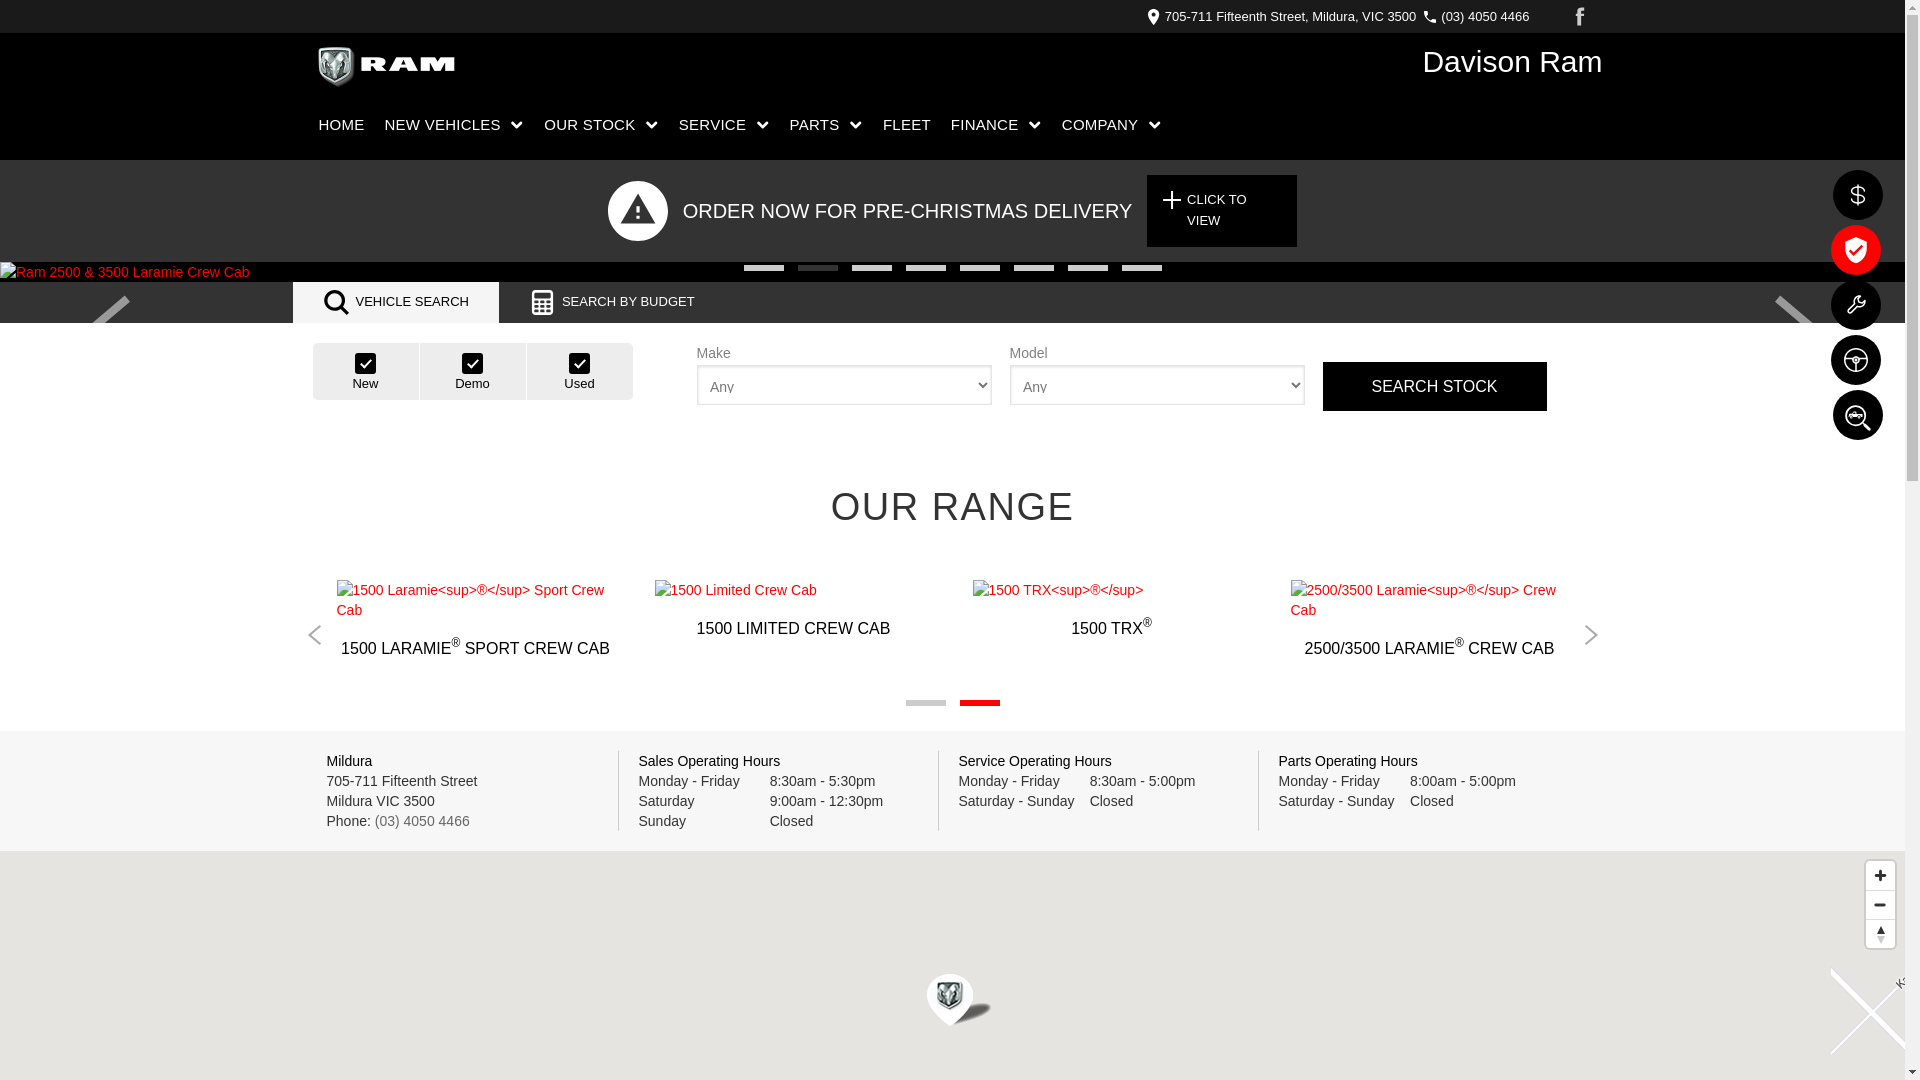 The height and width of the screenshot is (1080, 1920). What do you see at coordinates (421, 821) in the screenshot?
I see `'(03) 4050 4466'` at bounding box center [421, 821].